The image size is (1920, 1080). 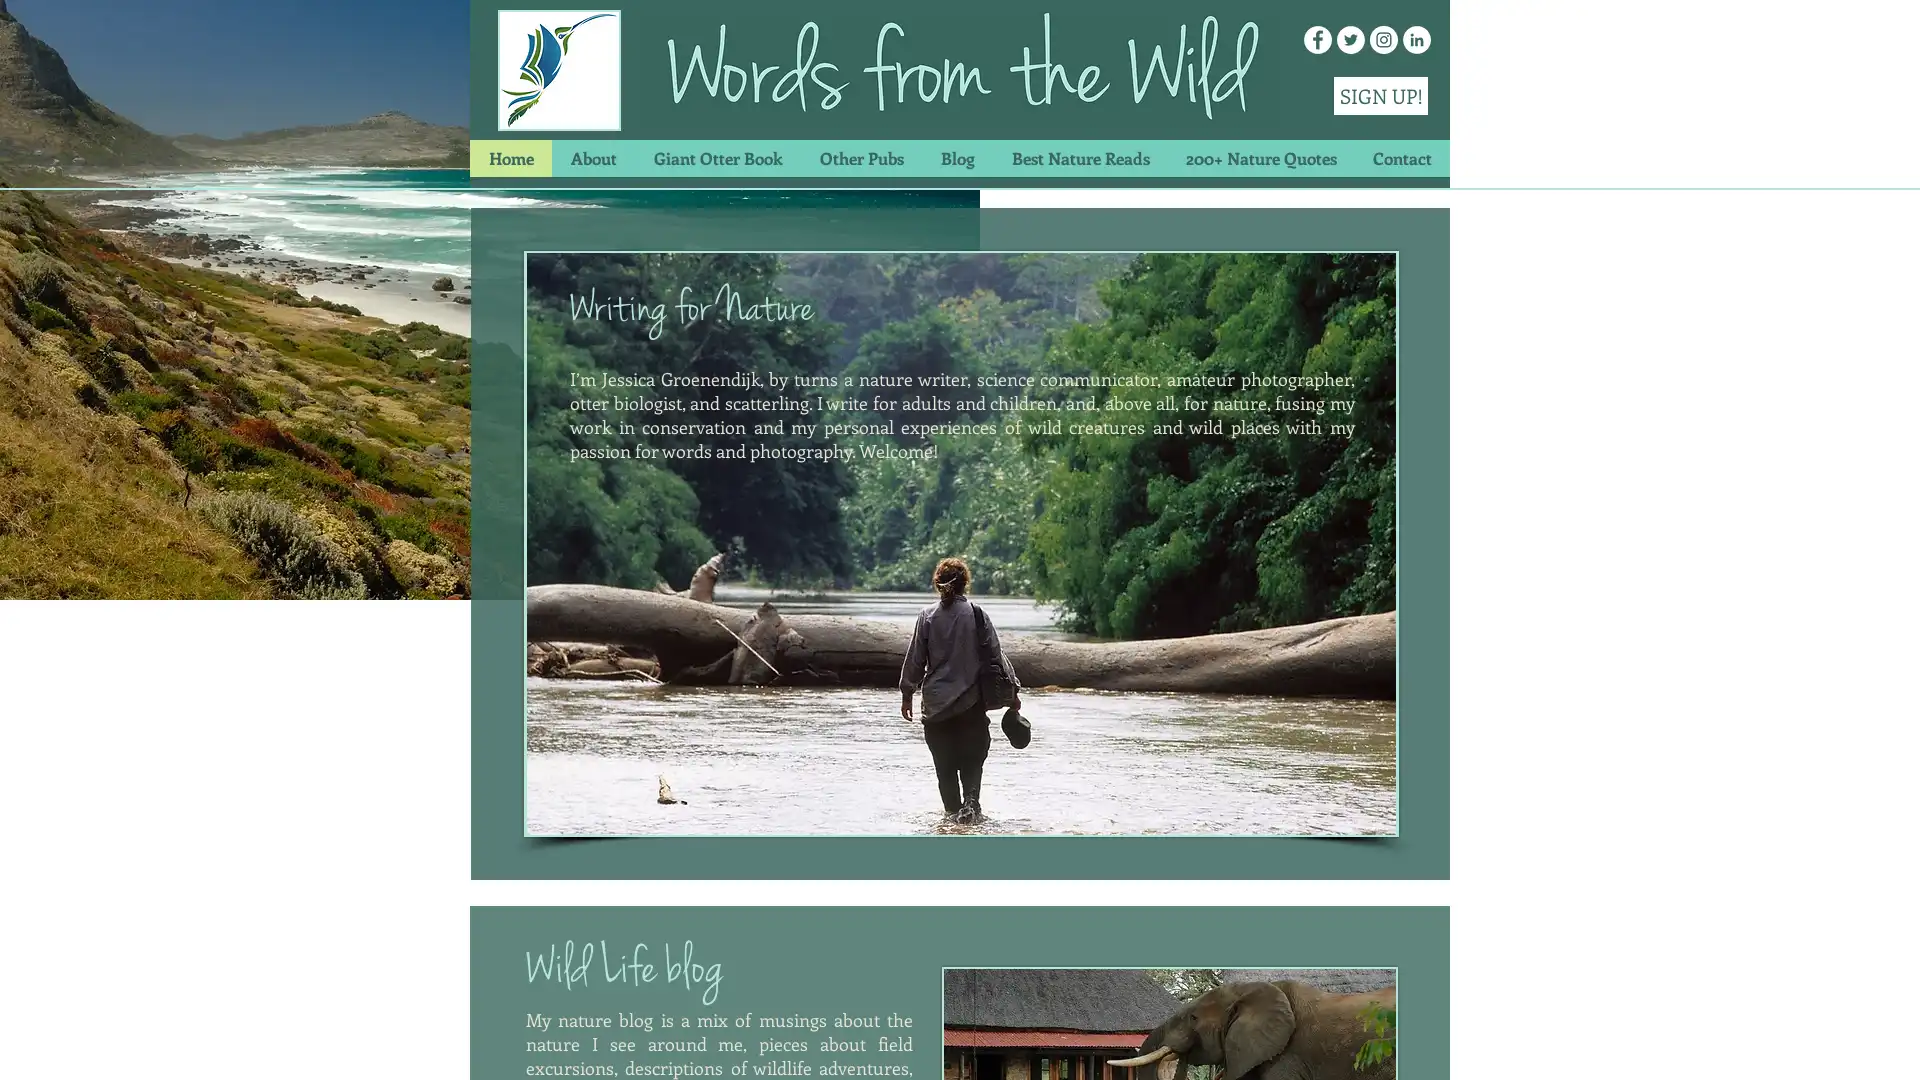 I want to click on Accept, so click(x=1830, y=1044).